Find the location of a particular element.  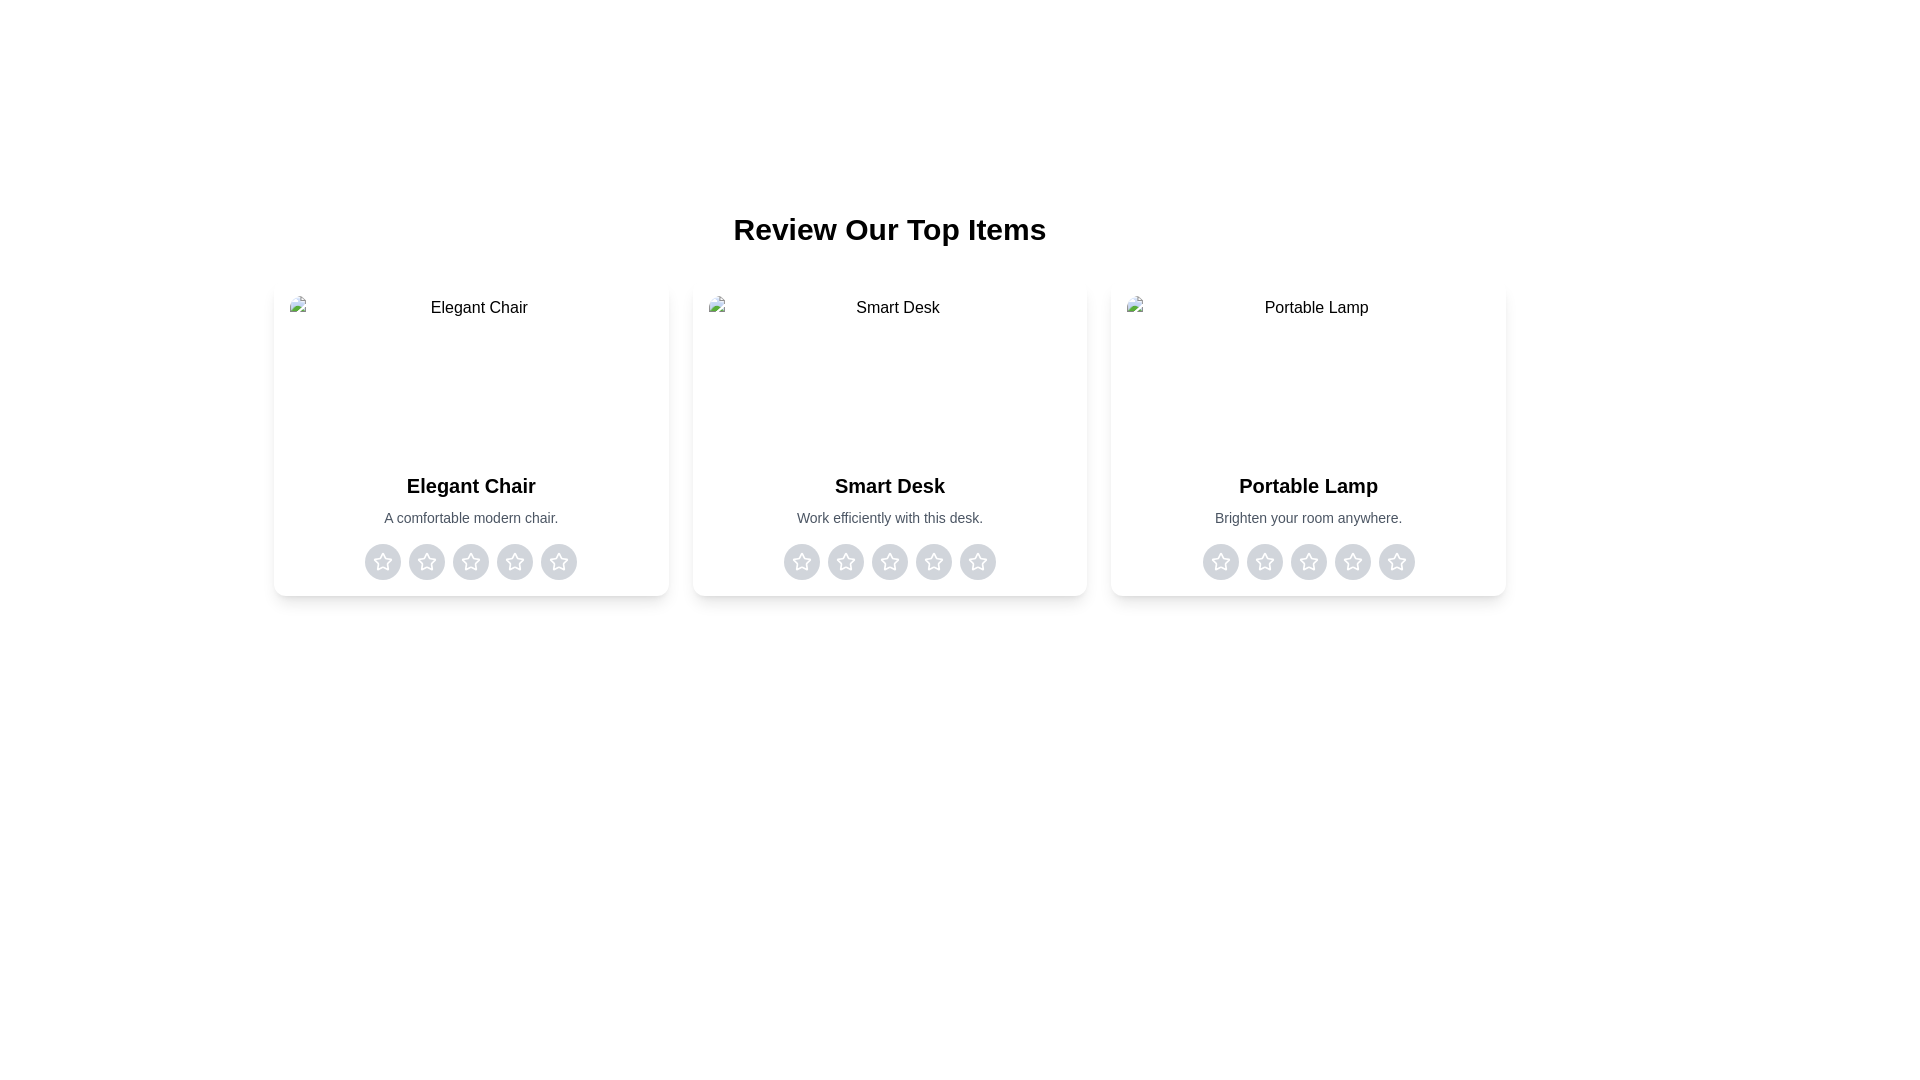

the details of the item Smart Desk is located at coordinates (888, 437).